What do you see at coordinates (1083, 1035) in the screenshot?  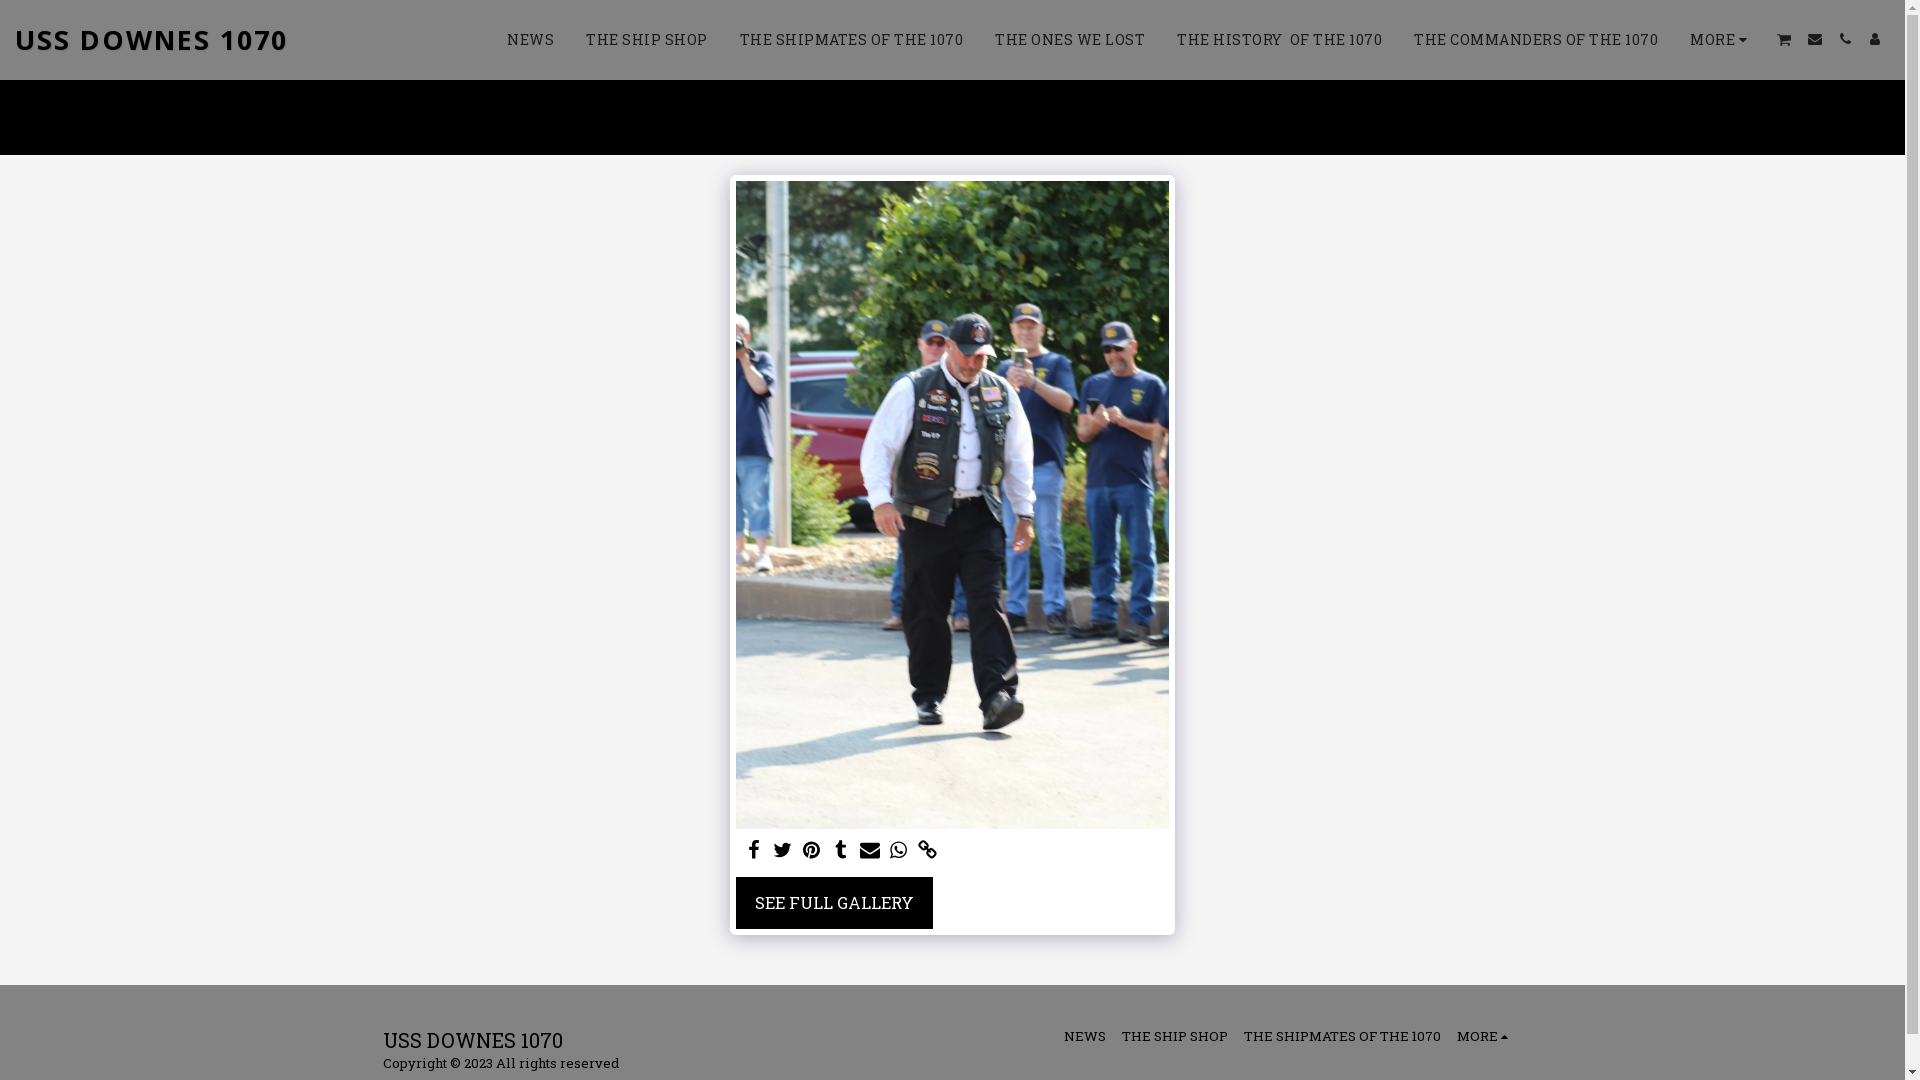 I see `'NEWS'` at bounding box center [1083, 1035].